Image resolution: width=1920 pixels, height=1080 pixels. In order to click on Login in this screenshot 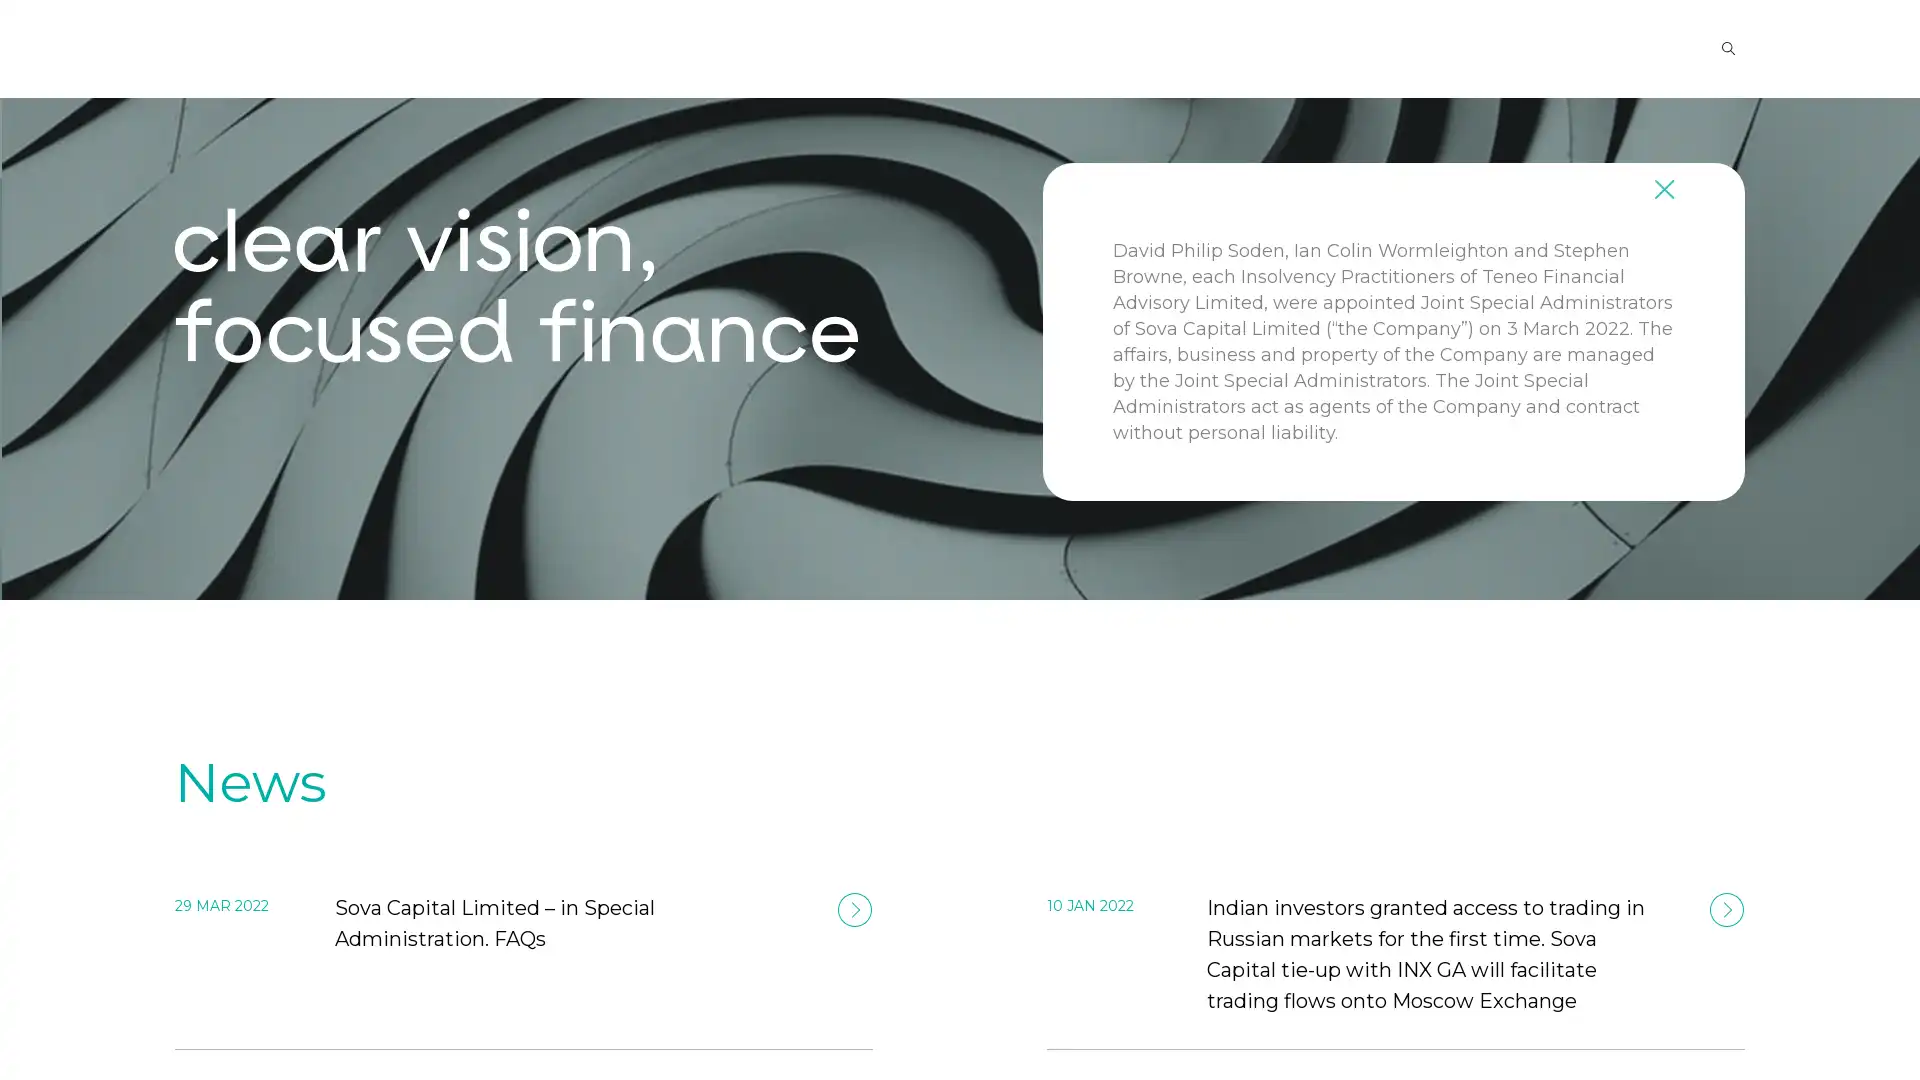, I will do `click(1591, 46)`.